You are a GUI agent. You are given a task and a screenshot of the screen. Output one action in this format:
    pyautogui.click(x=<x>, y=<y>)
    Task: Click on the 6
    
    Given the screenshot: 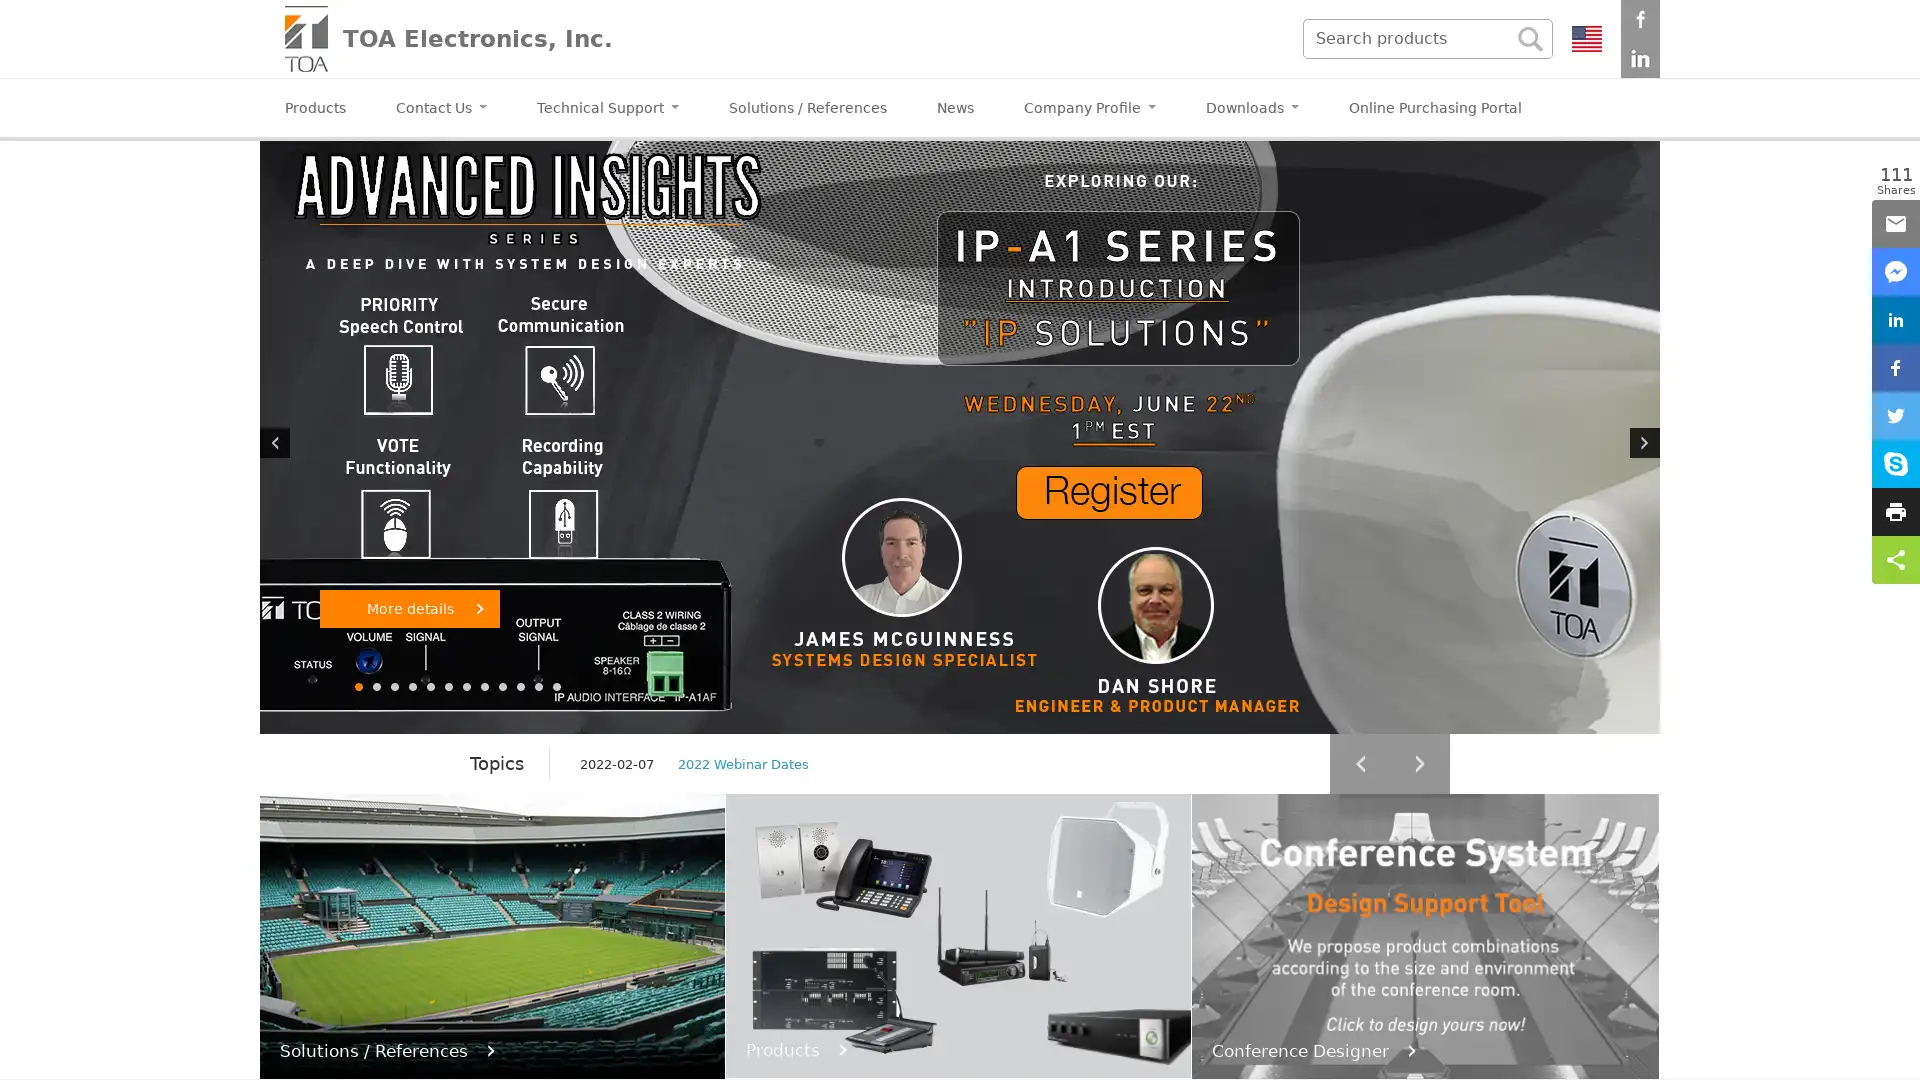 What is the action you would take?
    pyautogui.click(x=449, y=685)
    